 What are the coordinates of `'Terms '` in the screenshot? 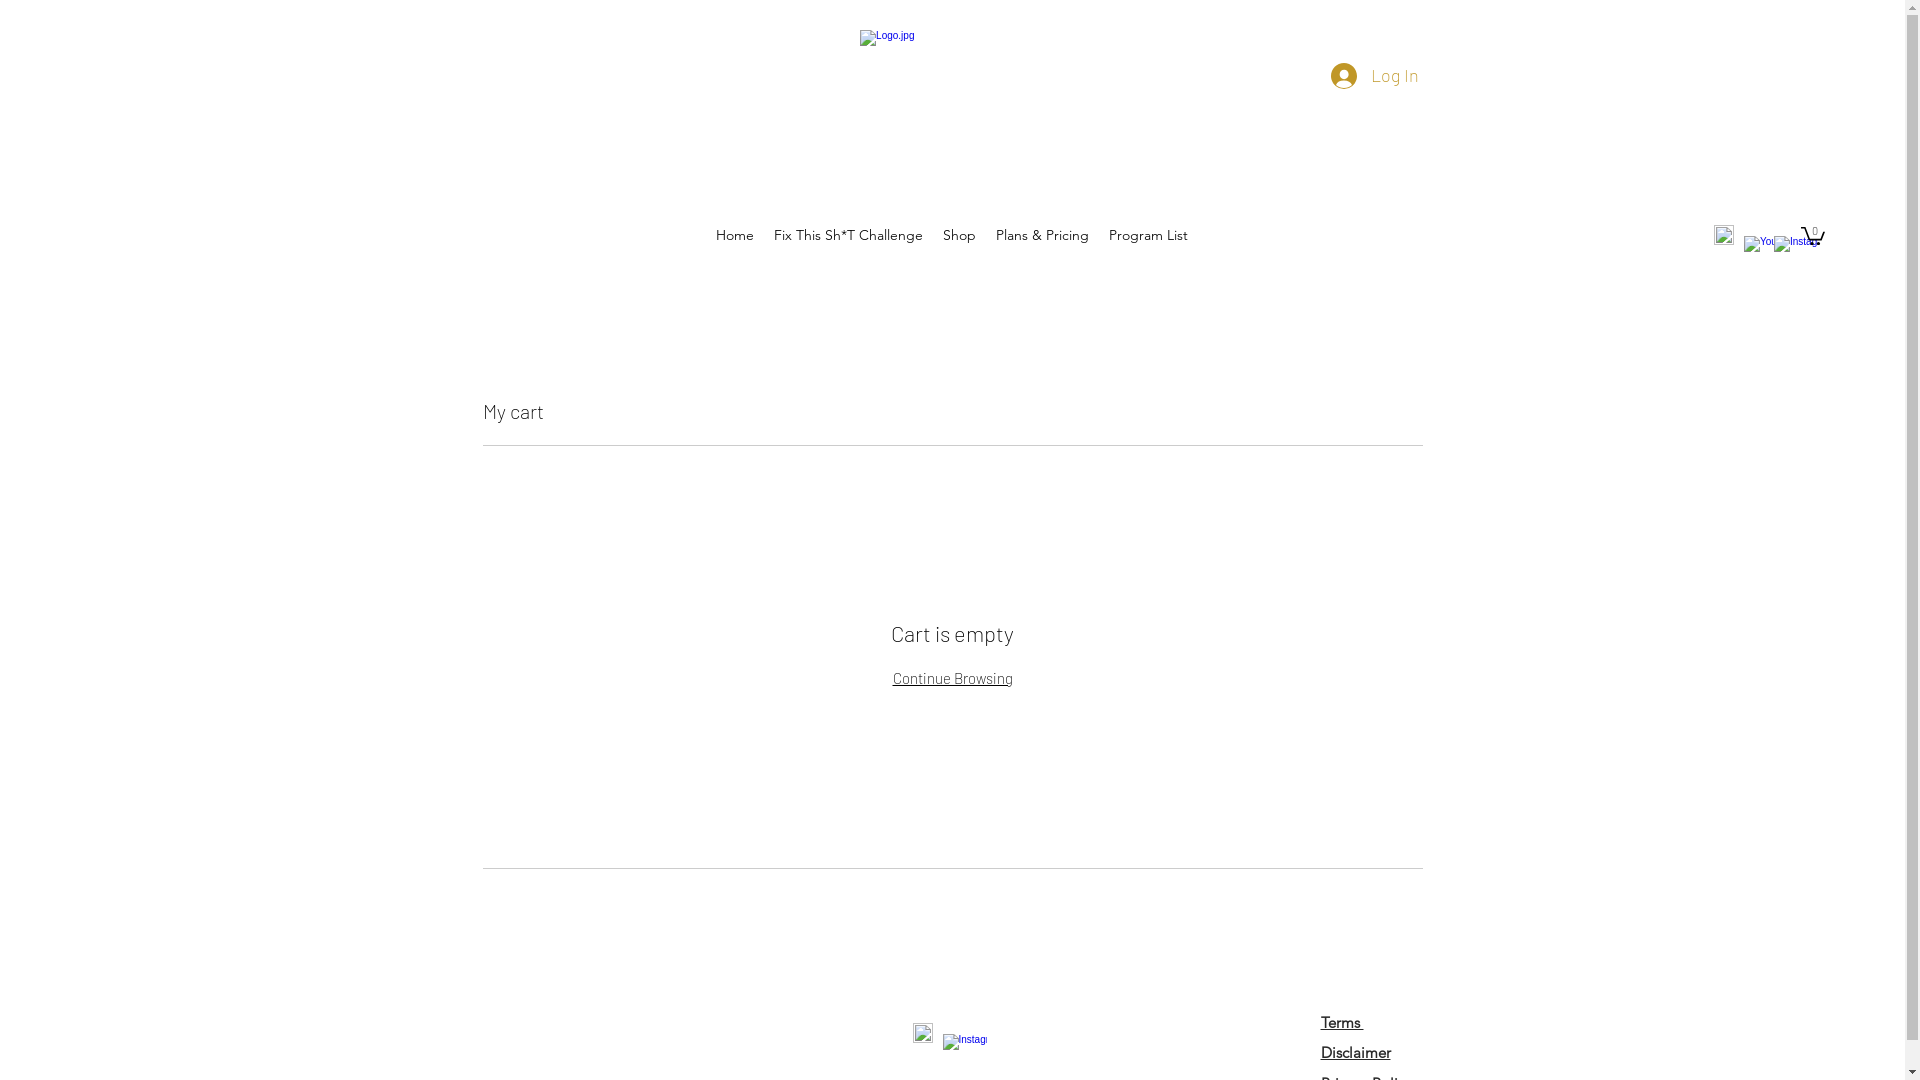 It's located at (1341, 1022).